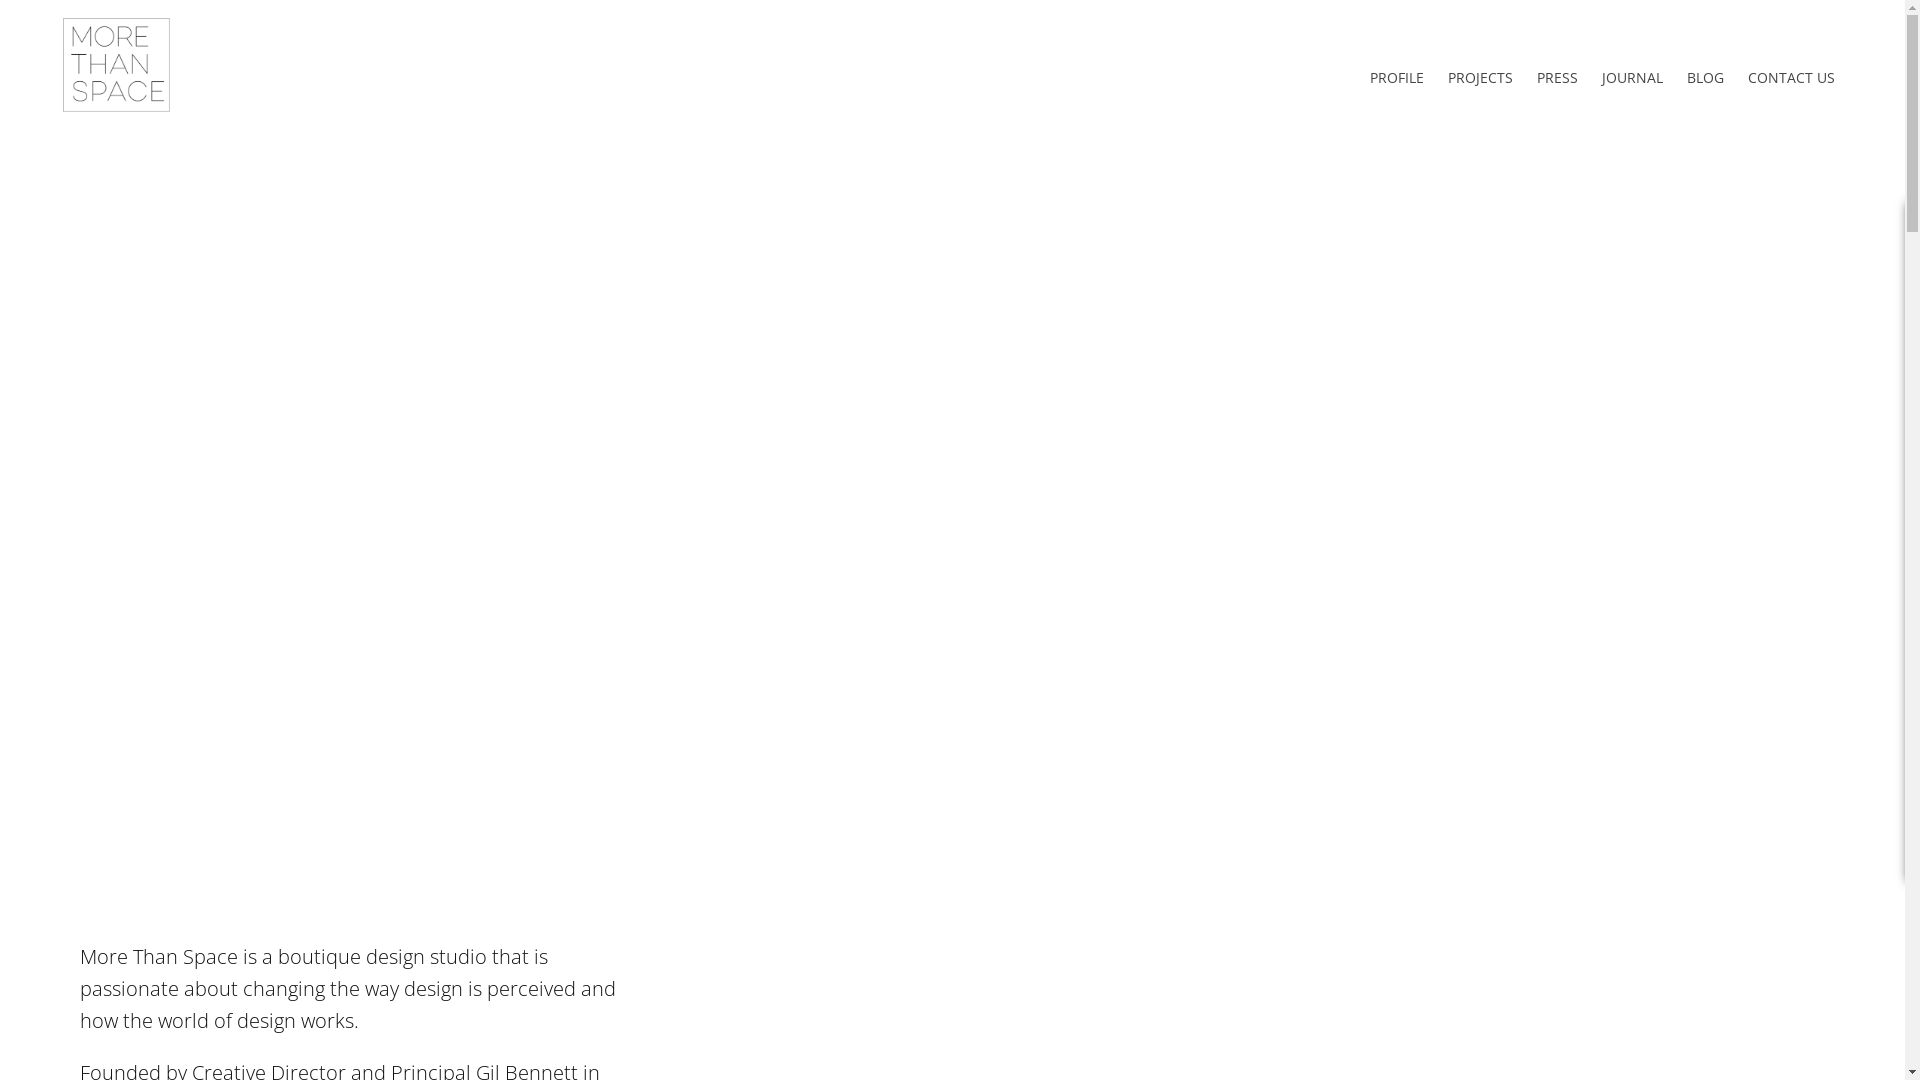 The width and height of the screenshot is (1920, 1080). Describe the element at coordinates (1676, 76) in the screenshot. I see `'BLOG'` at that location.